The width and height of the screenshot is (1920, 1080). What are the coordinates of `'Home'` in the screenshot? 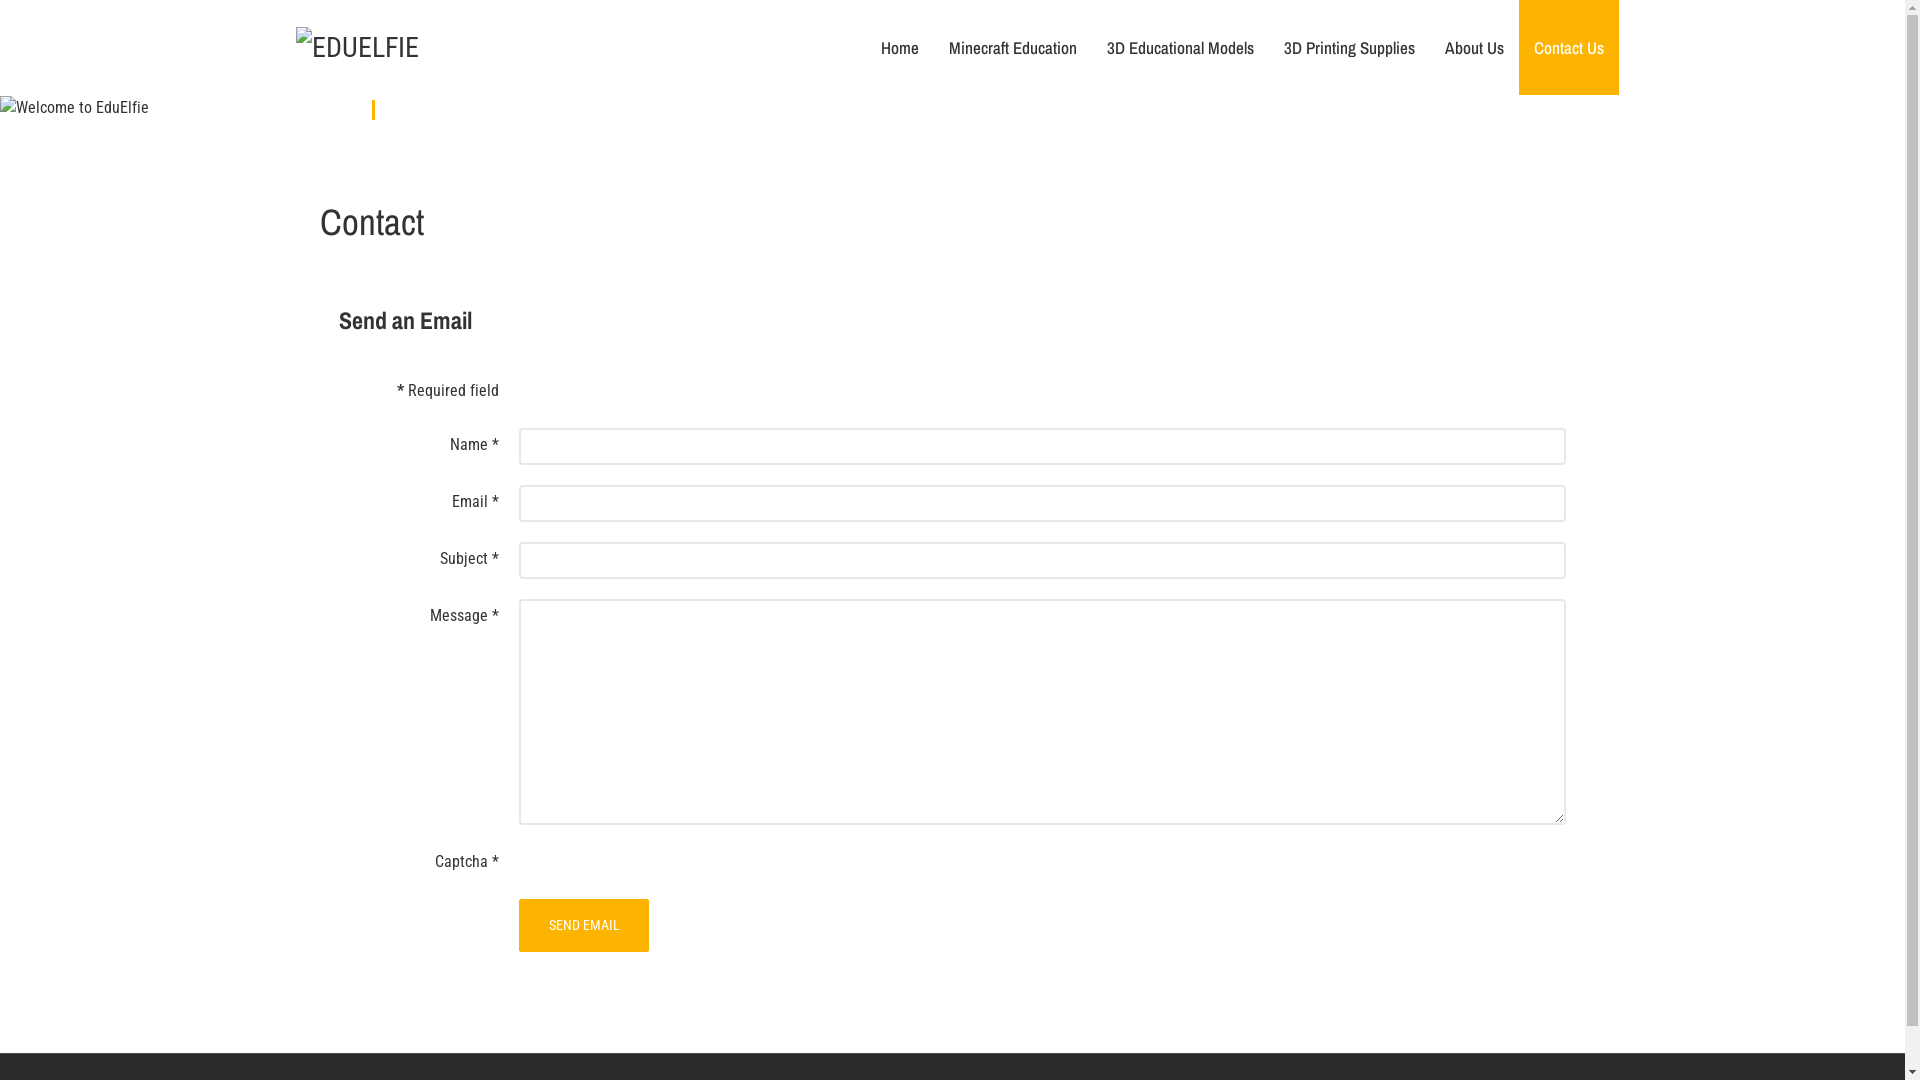 It's located at (899, 46).